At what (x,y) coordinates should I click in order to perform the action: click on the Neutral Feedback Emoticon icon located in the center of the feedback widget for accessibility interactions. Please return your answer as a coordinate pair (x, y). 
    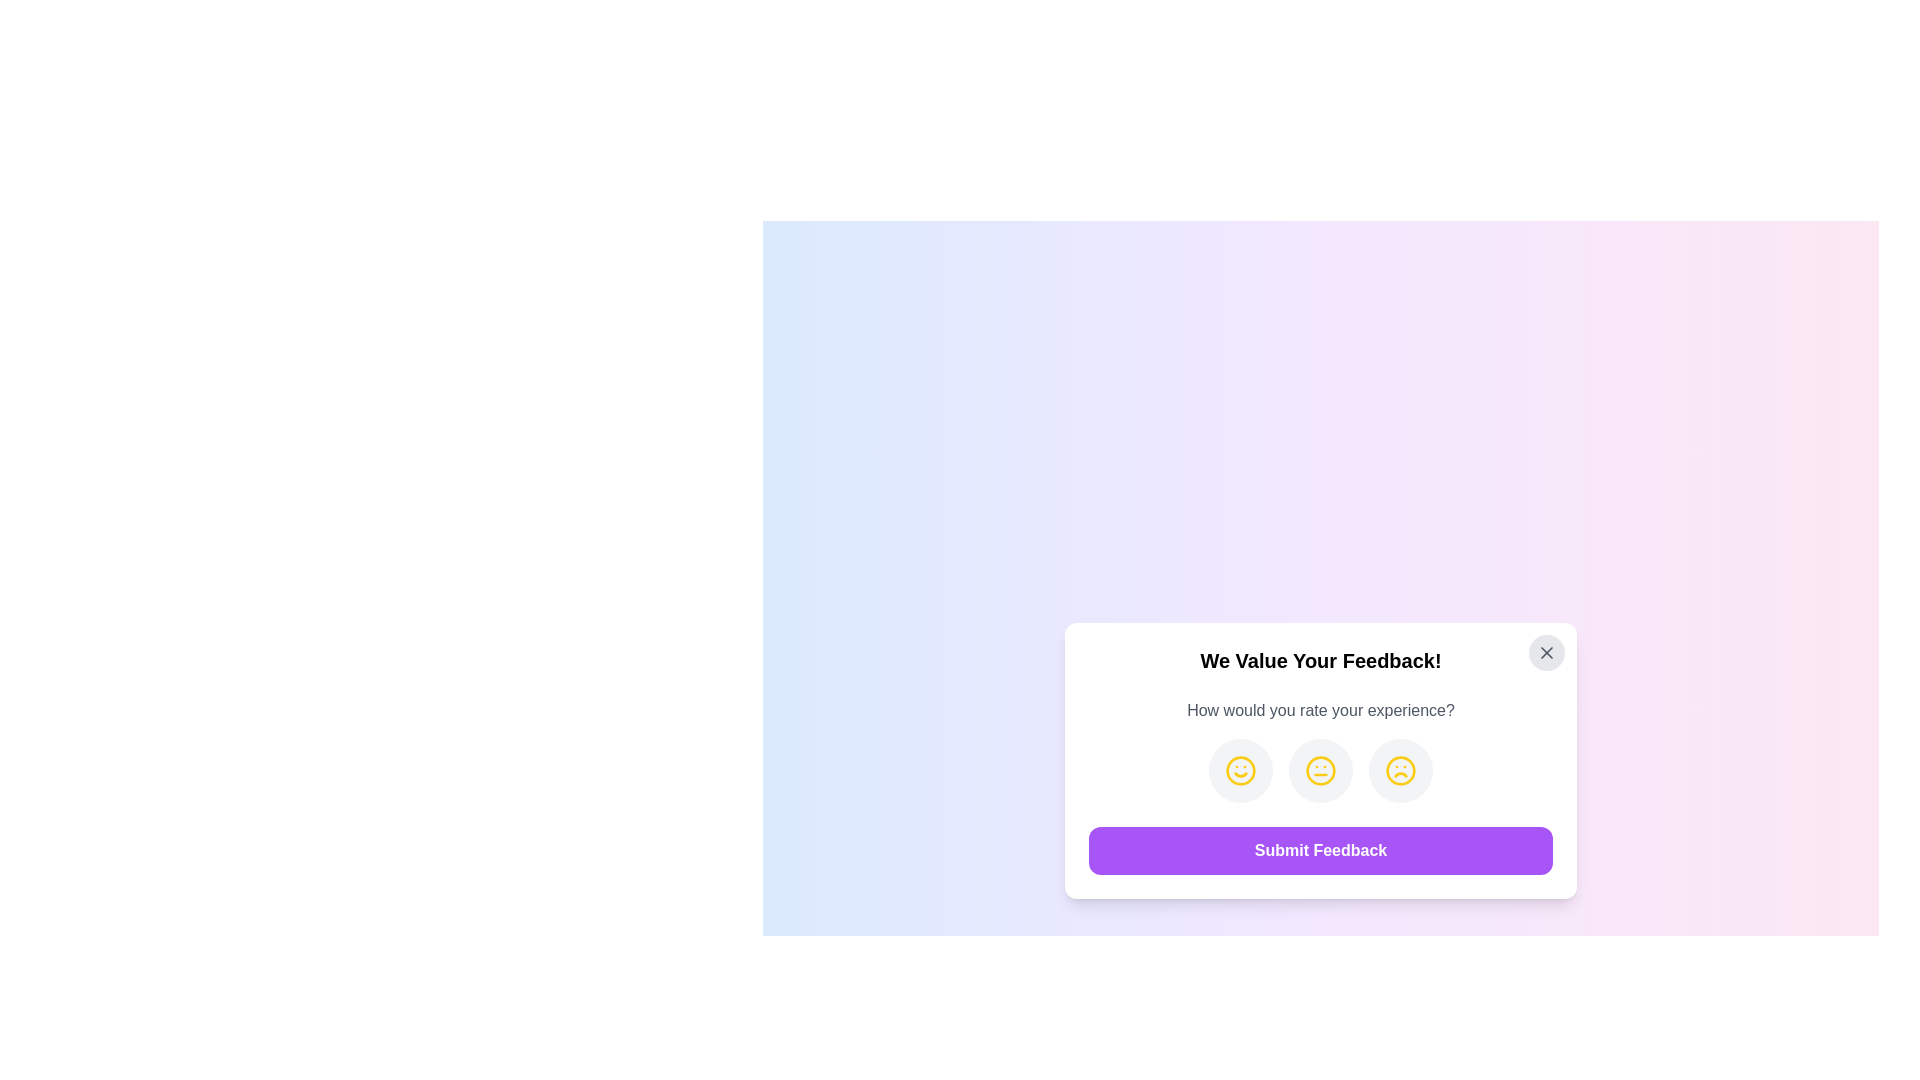
    Looking at the image, I should click on (1320, 770).